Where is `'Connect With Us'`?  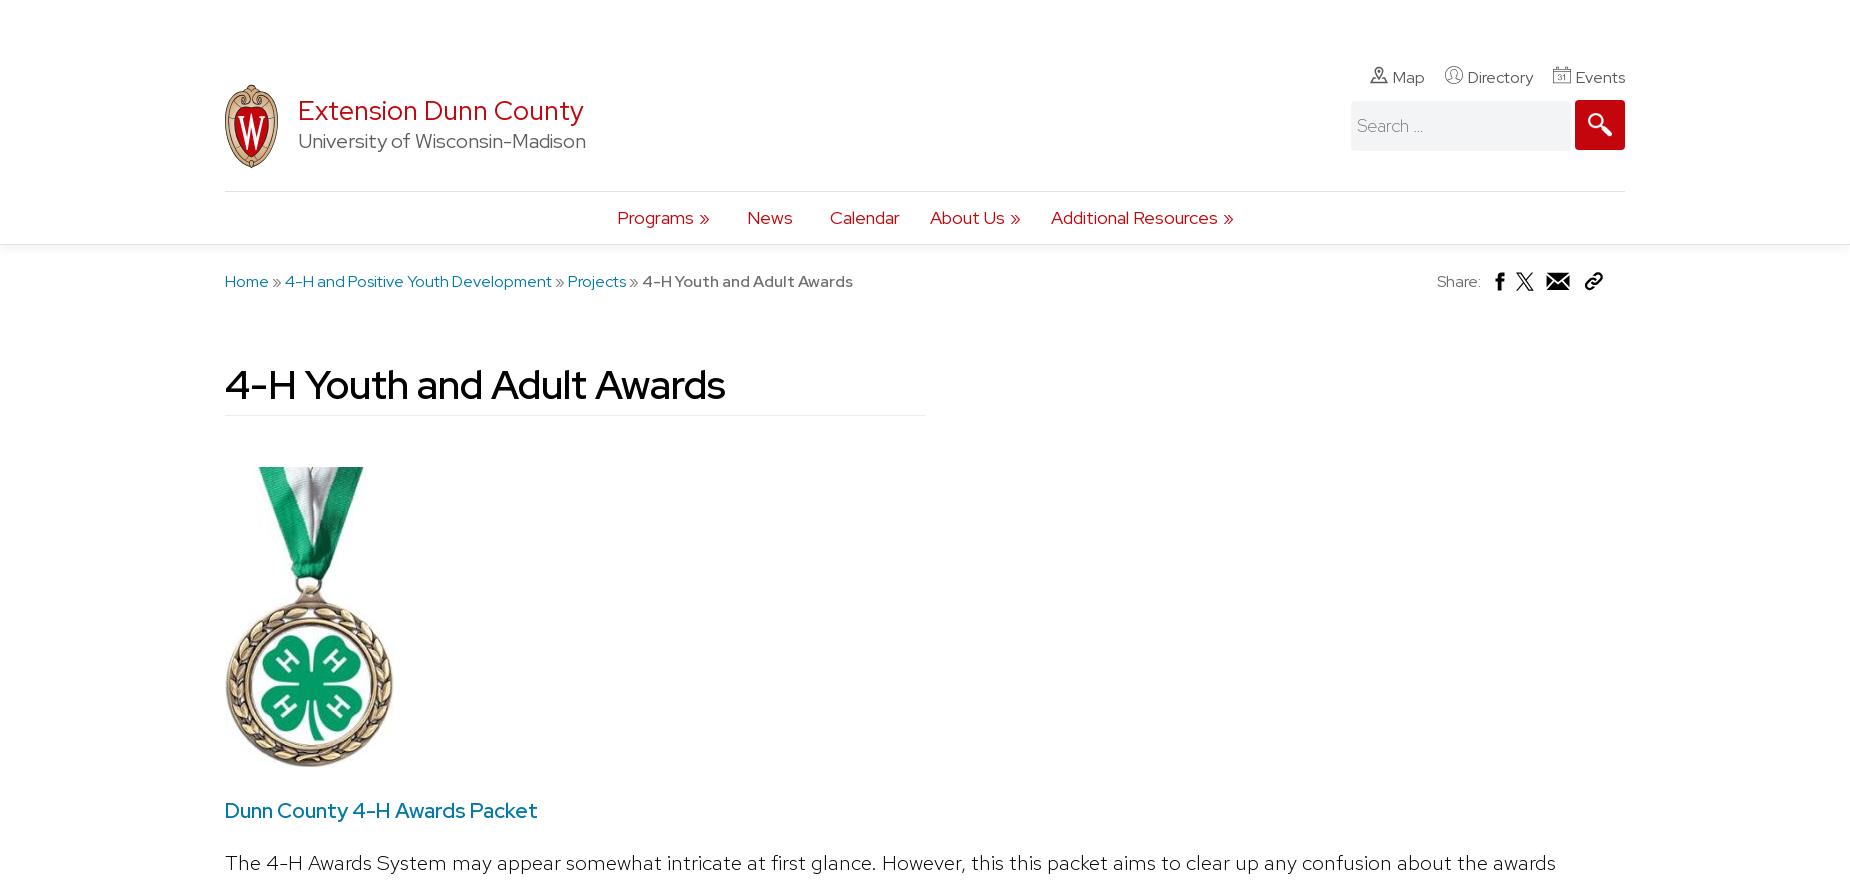 'Connect With Us' is located at coordinates (1614, 21).